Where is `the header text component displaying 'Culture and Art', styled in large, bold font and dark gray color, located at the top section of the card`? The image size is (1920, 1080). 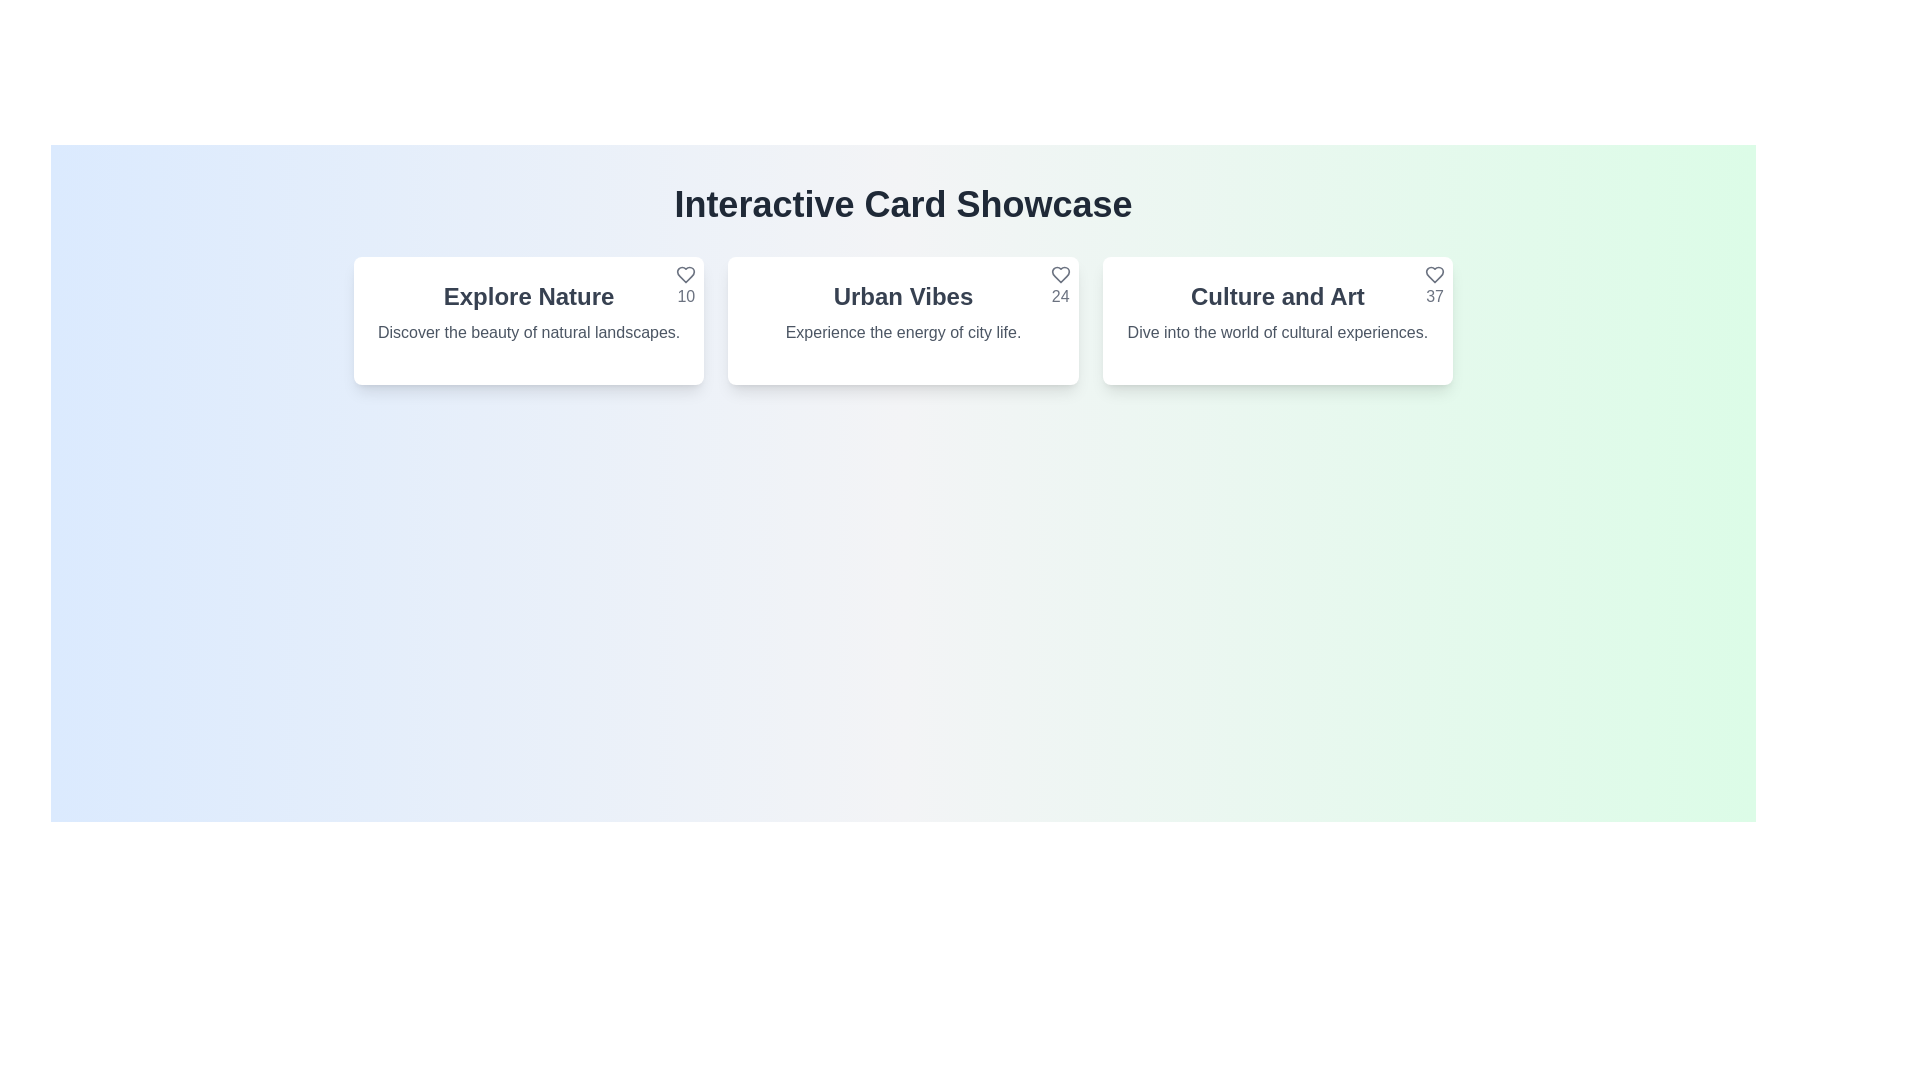
the header text component displaying 'Culture and Art', styled in large, bold font and dark gray color, located at the top section of the card is located at coordinates (1276, 297).